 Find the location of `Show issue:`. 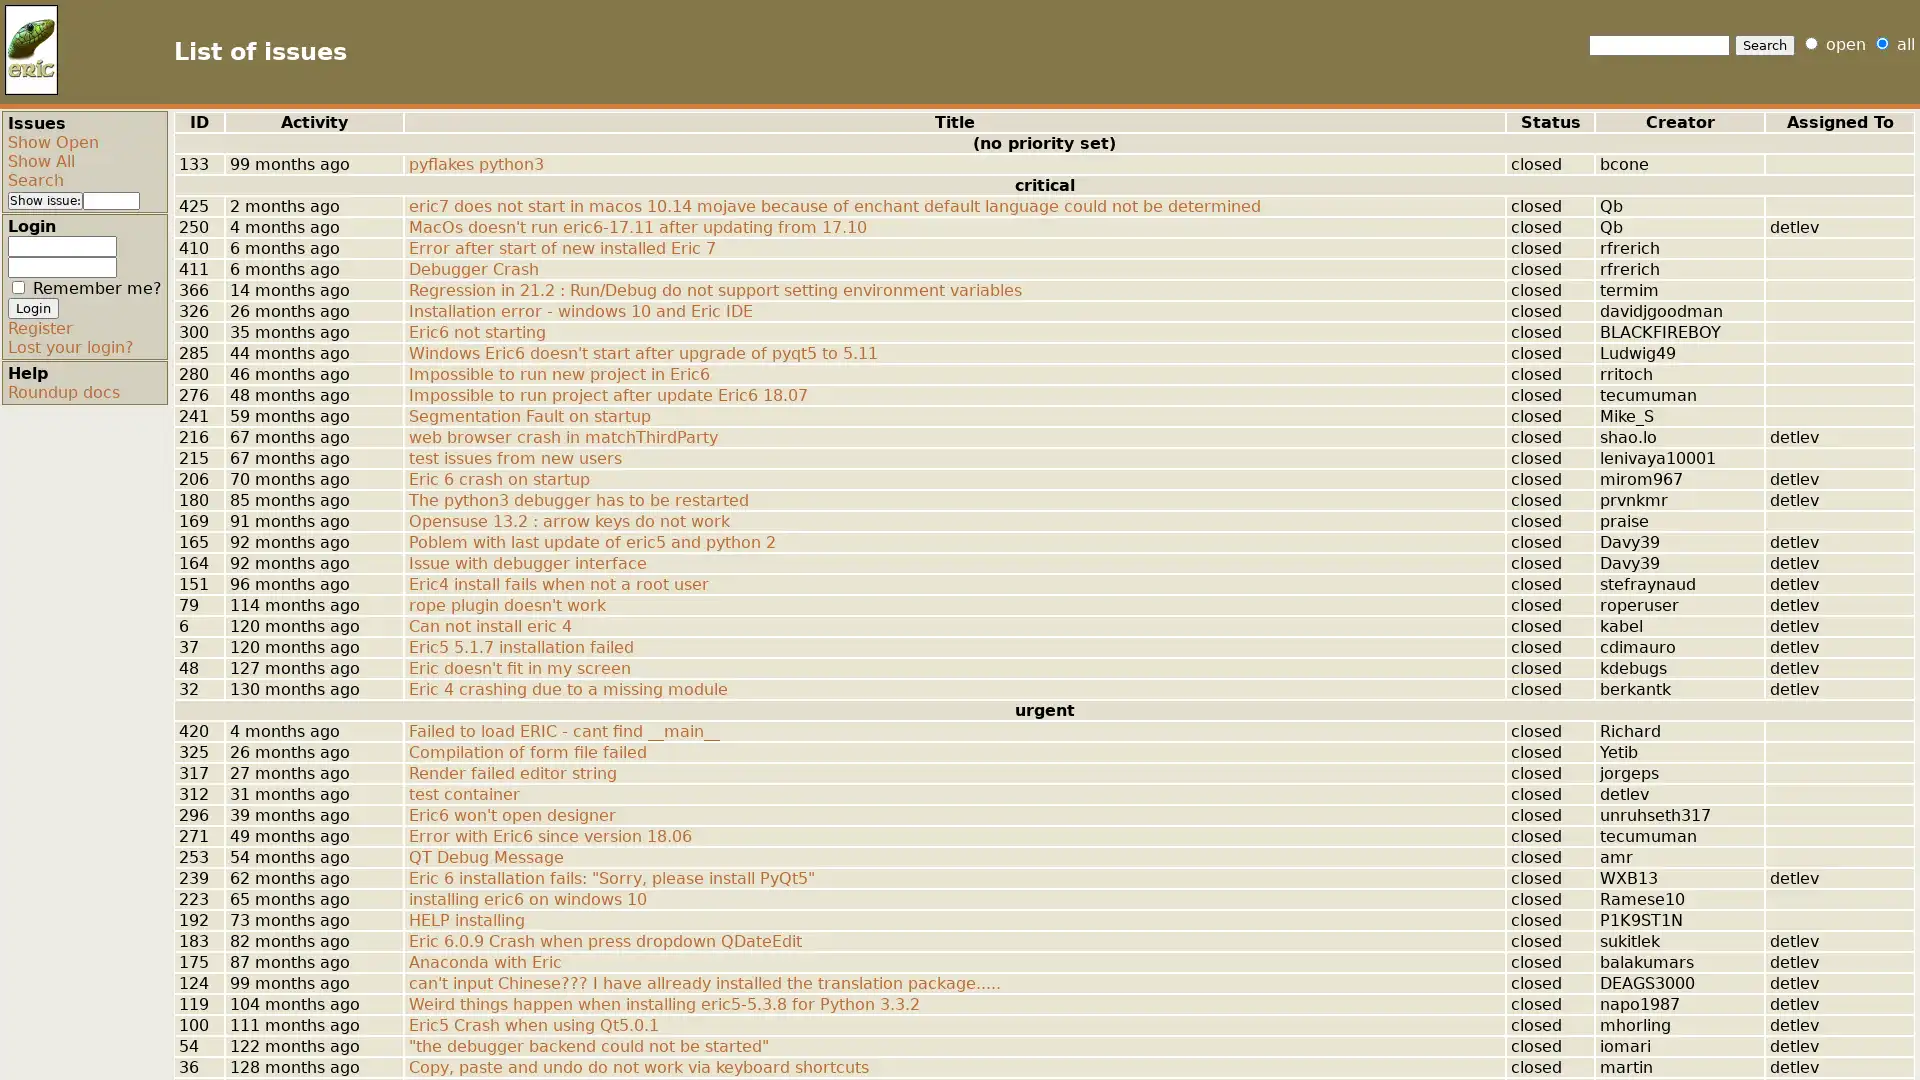

Show issue: is located at coordinates (45, 200).